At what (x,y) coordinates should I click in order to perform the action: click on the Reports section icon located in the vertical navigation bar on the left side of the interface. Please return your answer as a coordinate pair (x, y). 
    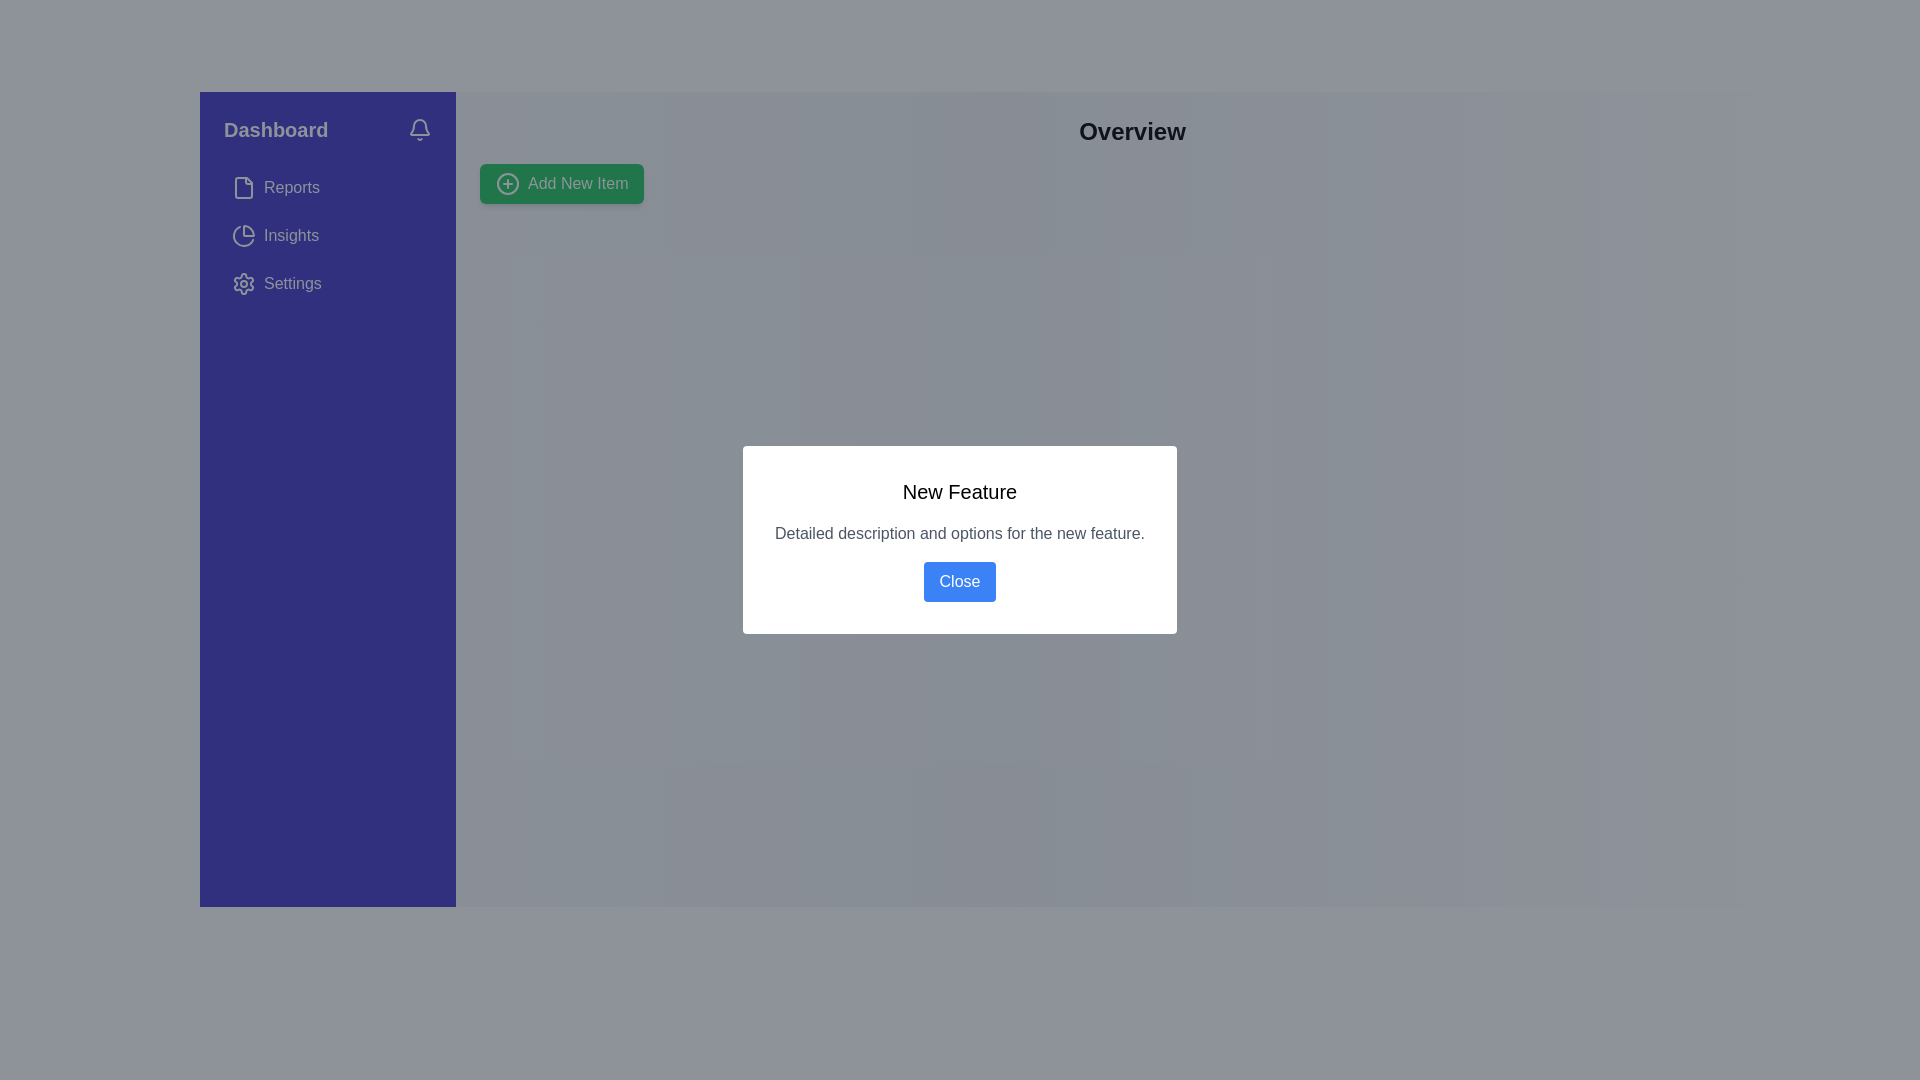
    Looking at the image, I should click on (243, 188).